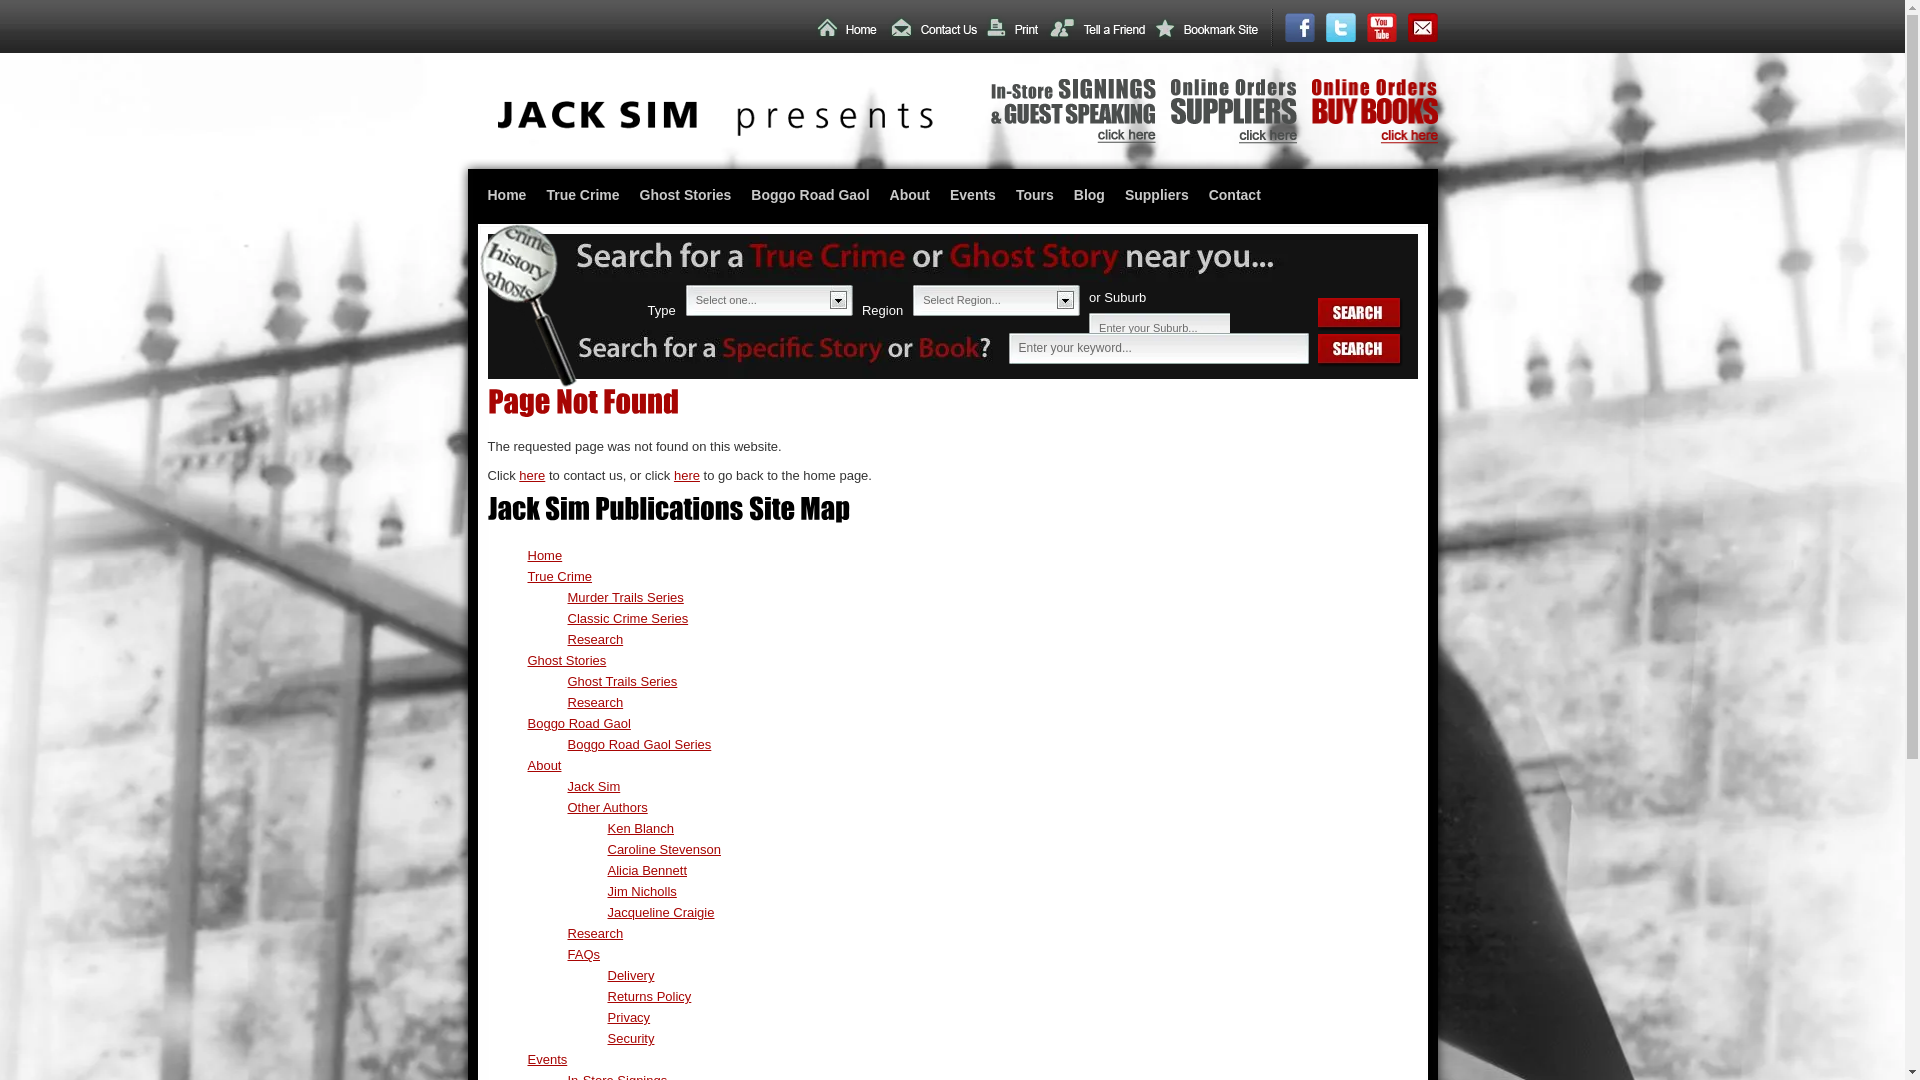  Describe the element at coordinates (686, 475) in the screenshot. I see `'here'` at that location.